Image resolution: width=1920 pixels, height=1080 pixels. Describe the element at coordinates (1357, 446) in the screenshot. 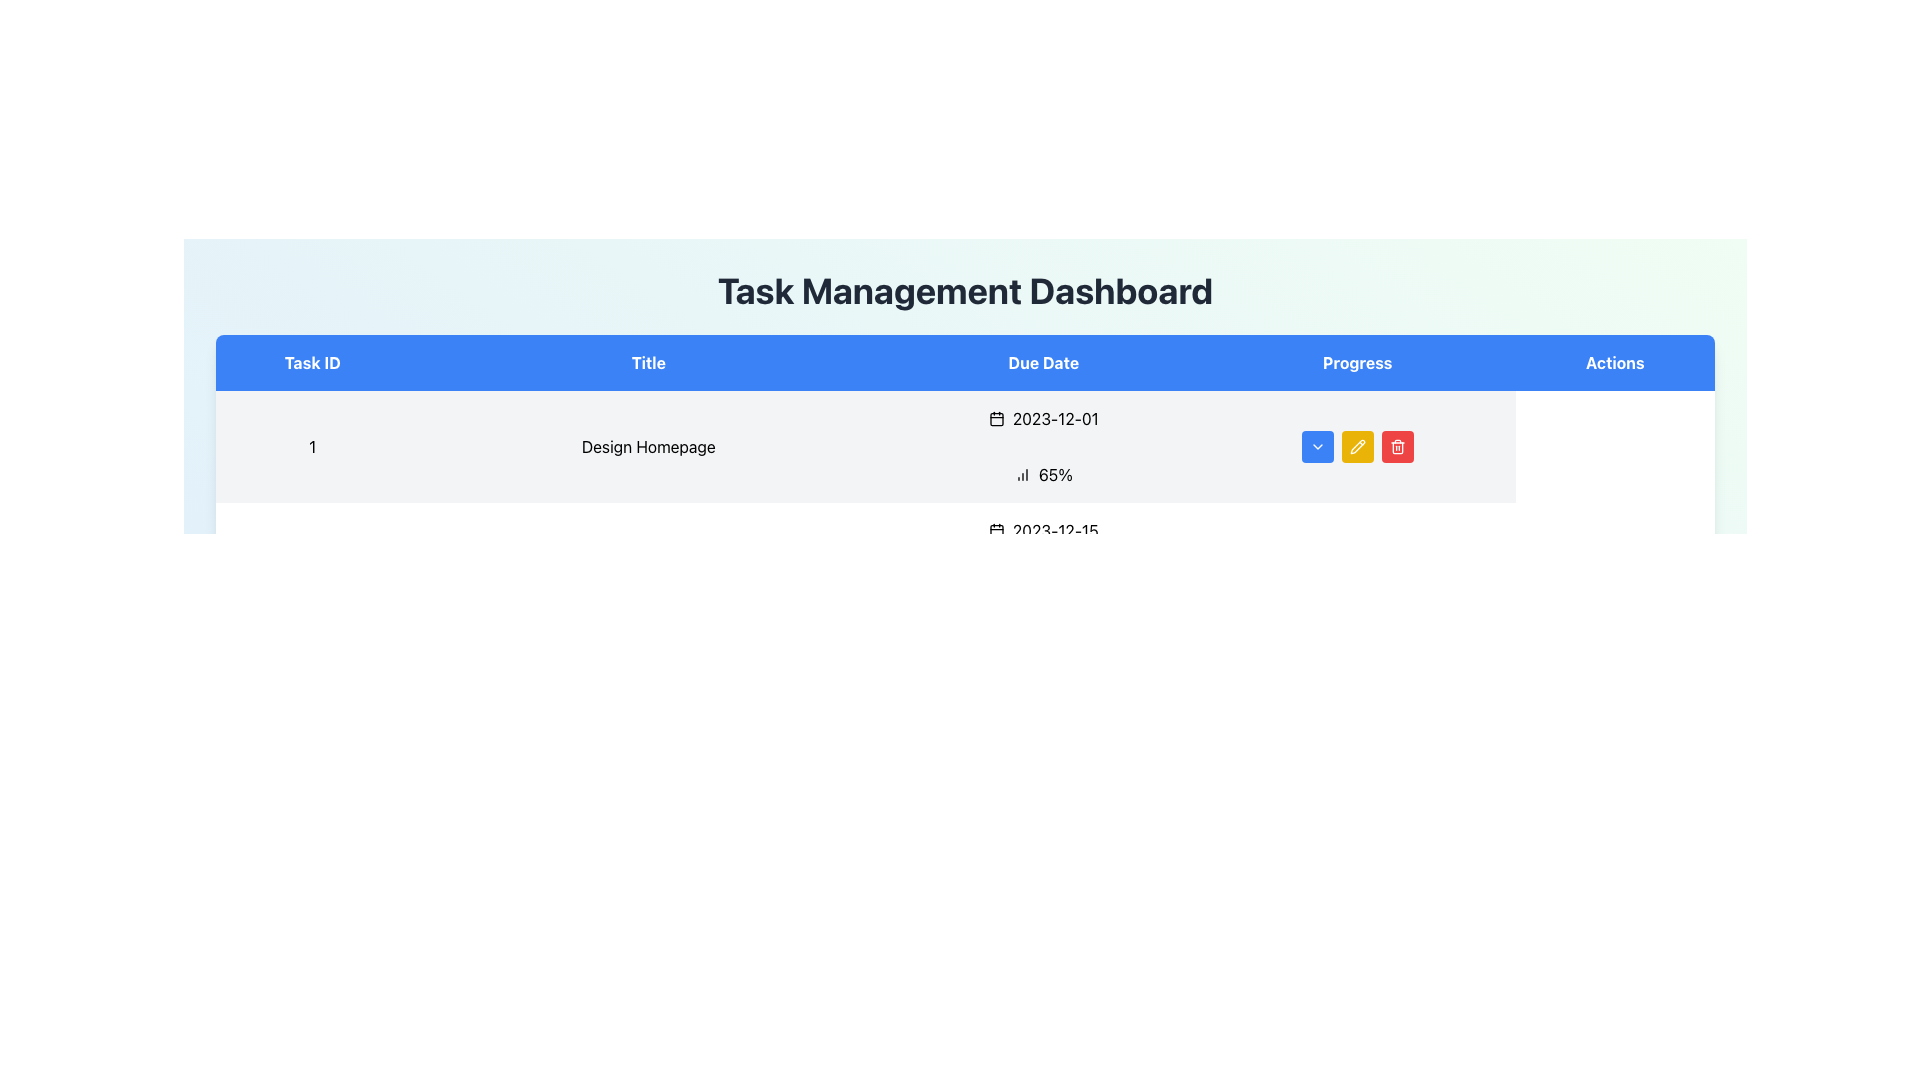

I see `the edit button with a yellow background and pencil icon located in the 'Actions' column of the table row` at that location.